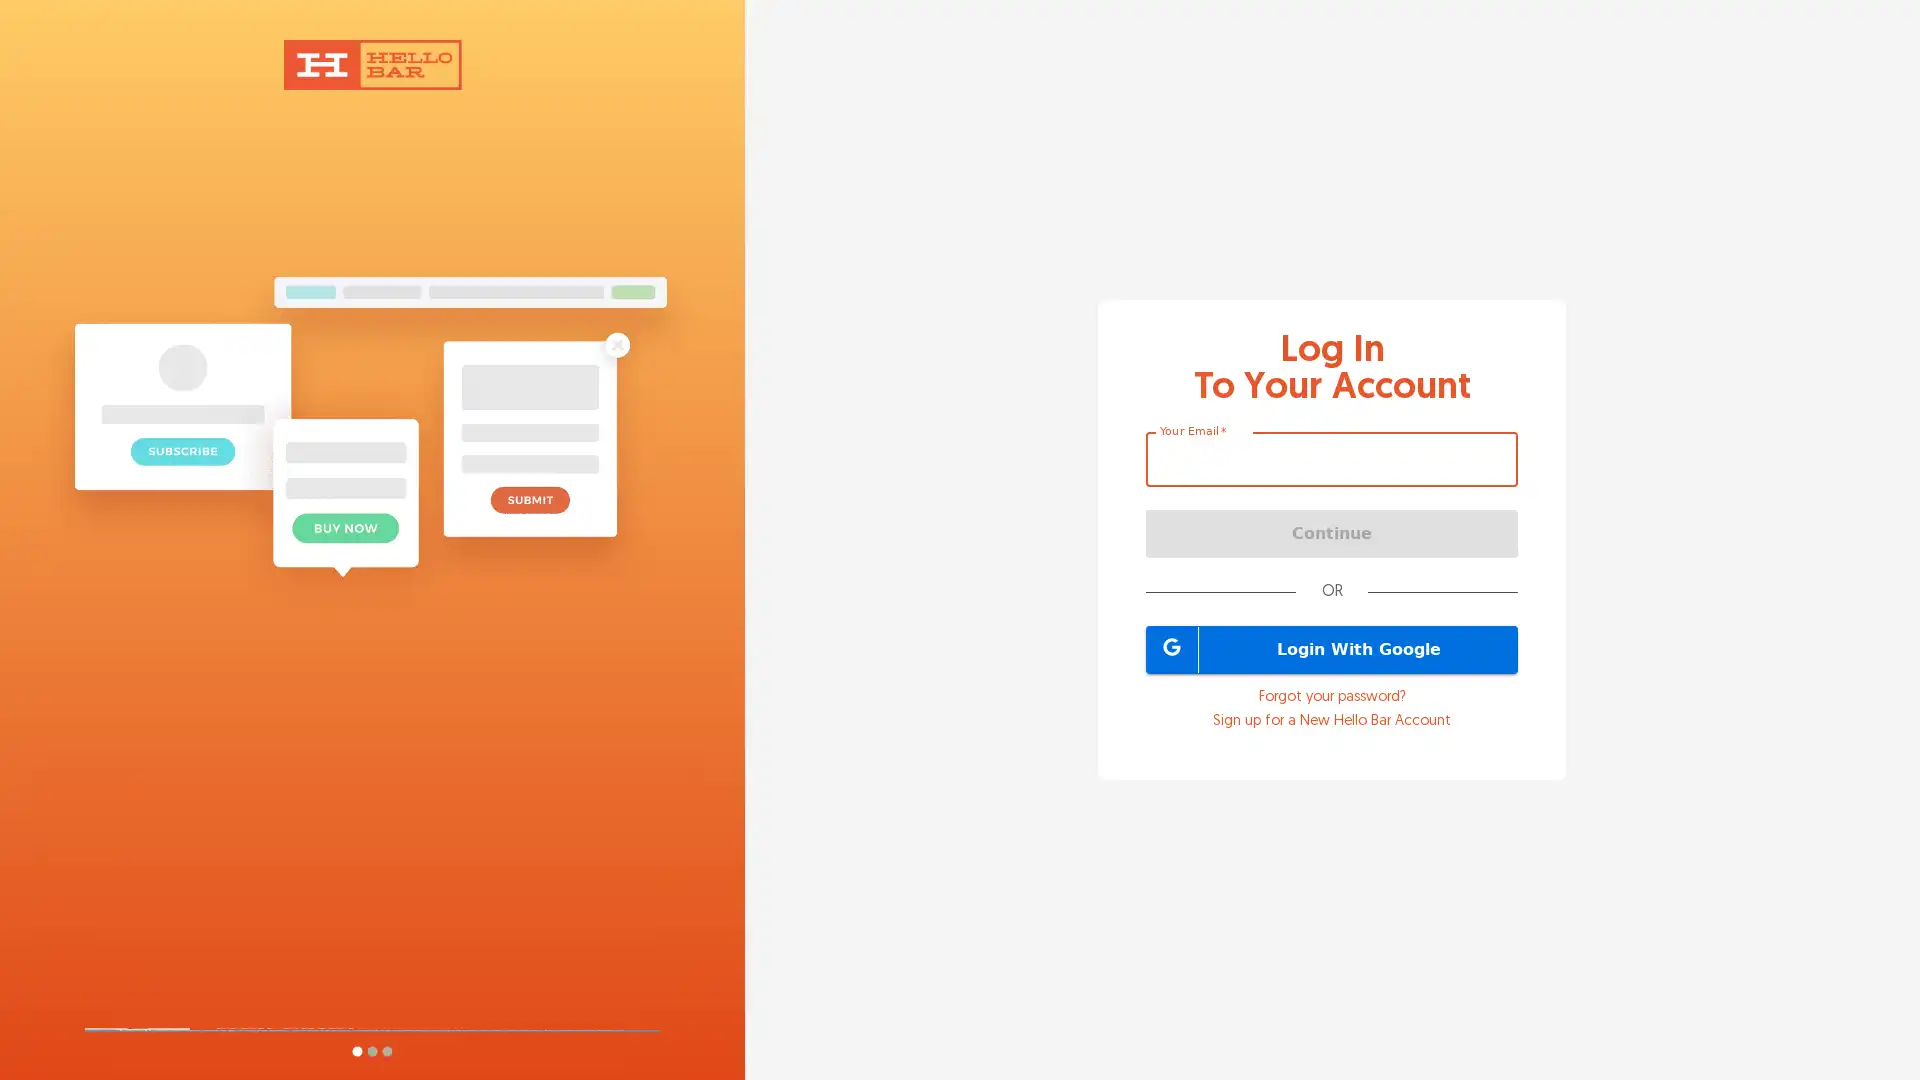 The width and height of the screenshot is (1920, 1080). Describe the element at coordinates (371, 1050) in the screenshot. I see `carousel indicator 2` at that location.